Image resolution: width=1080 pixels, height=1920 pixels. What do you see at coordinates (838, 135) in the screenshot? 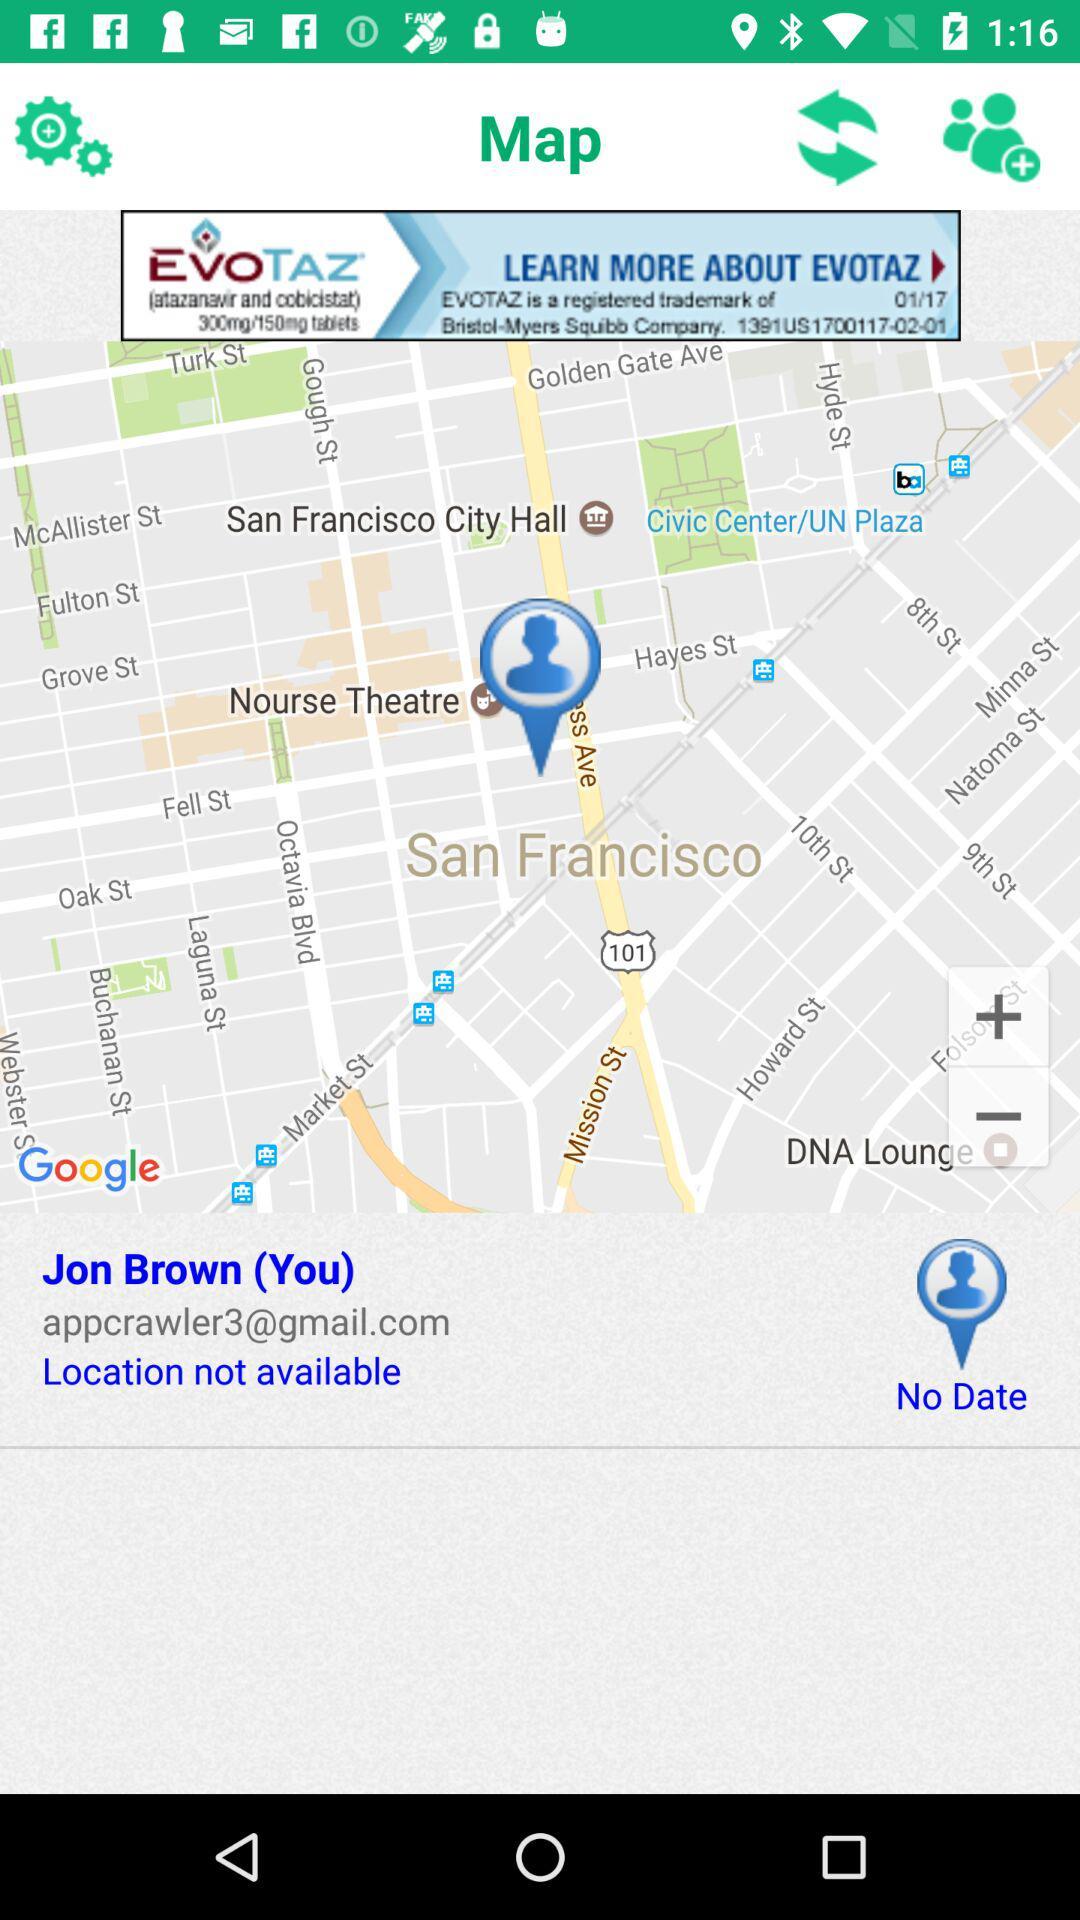
I see `refresh map` at bounding box center [838, 135].